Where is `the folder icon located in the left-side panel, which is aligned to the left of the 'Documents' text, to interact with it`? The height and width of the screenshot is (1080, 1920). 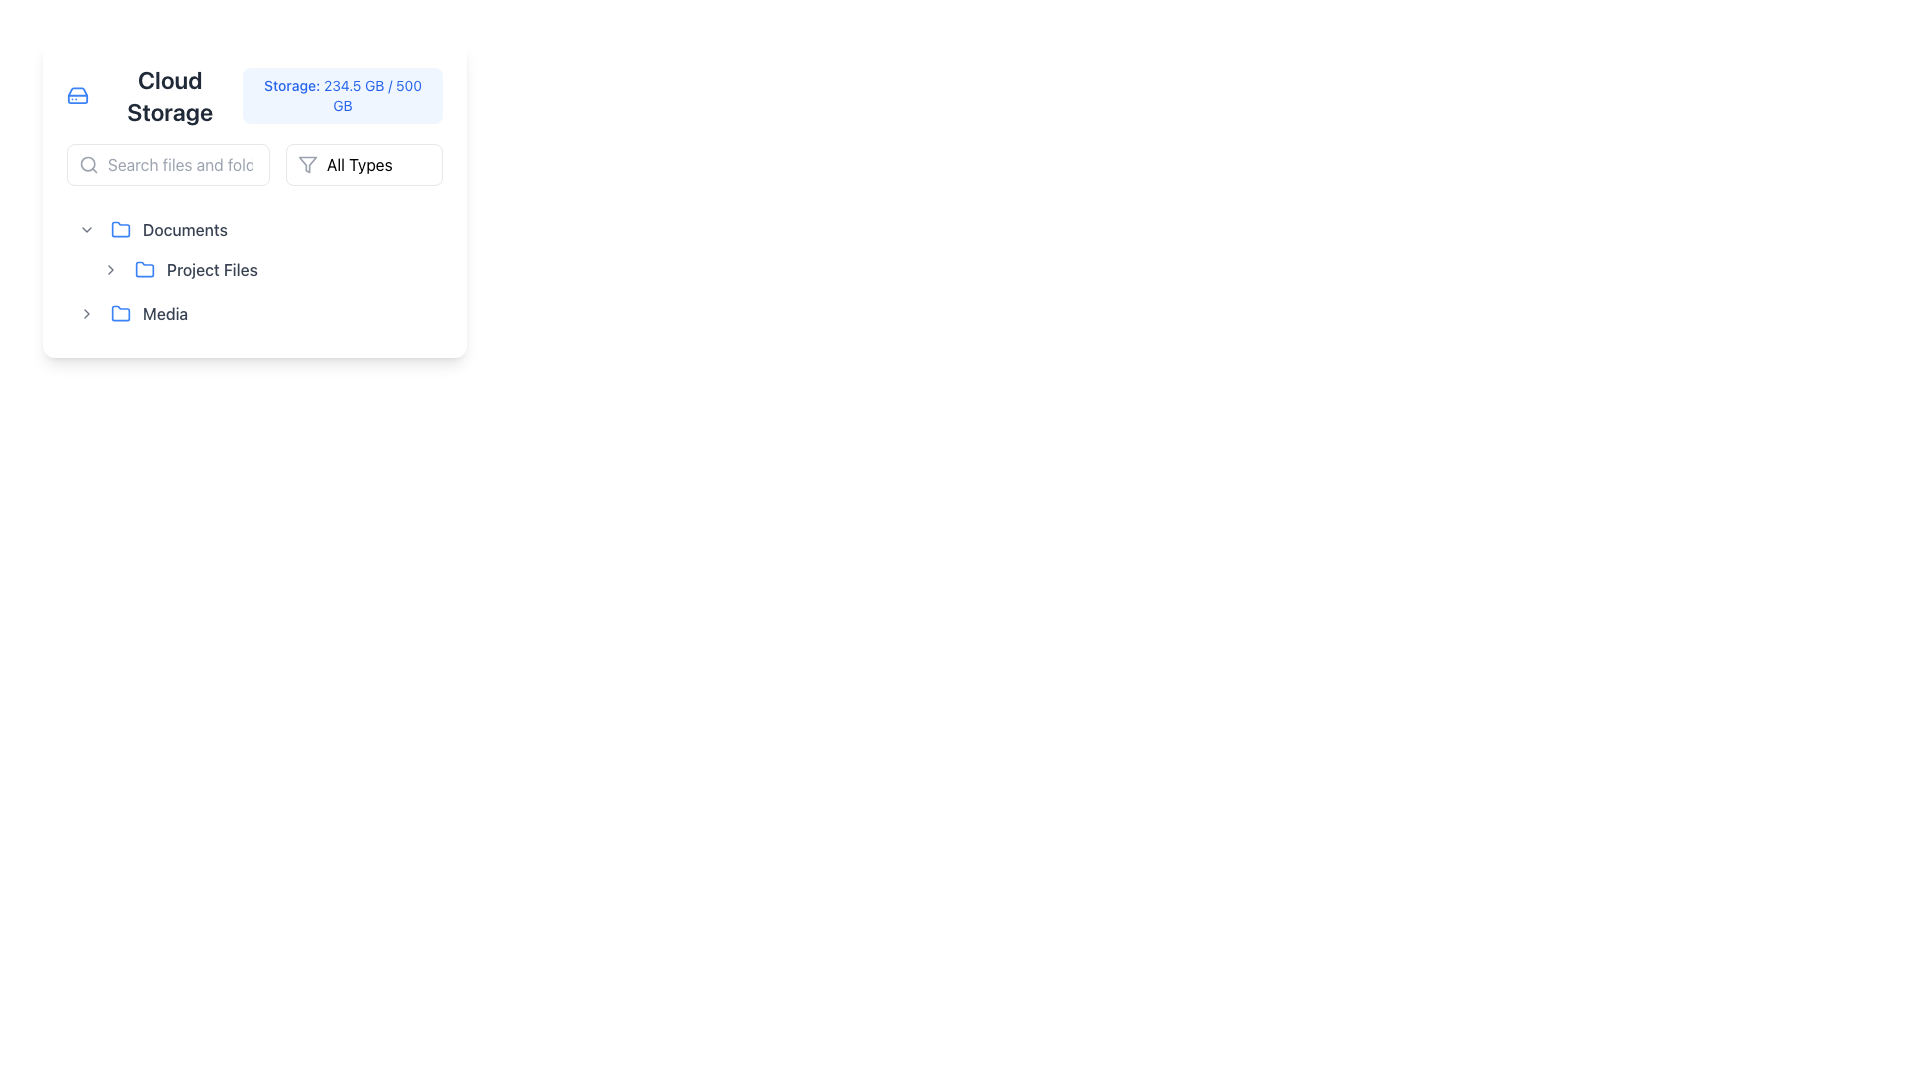 the folder icon located in the left-side panel, which is aligned to the left of the 'Documents' text, to interact with it is located at coordinates (119, 229).